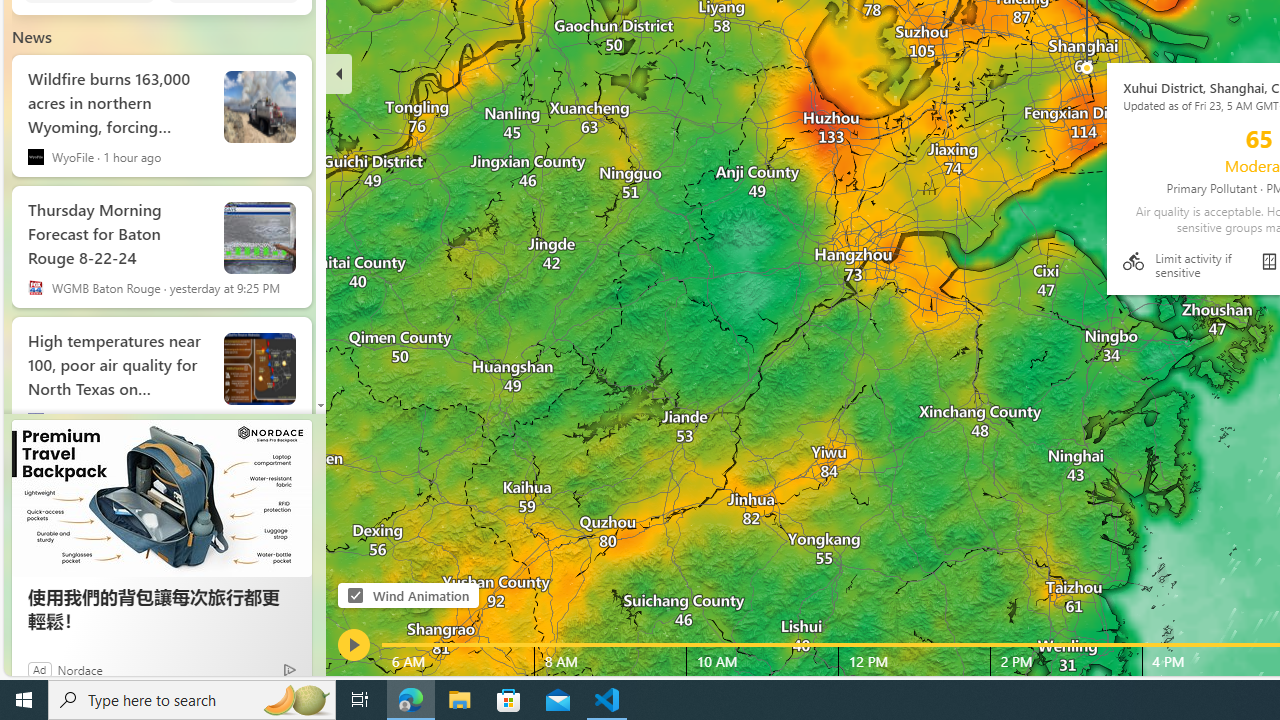  I want to click on 'Ad Choice', so click(288, 669).